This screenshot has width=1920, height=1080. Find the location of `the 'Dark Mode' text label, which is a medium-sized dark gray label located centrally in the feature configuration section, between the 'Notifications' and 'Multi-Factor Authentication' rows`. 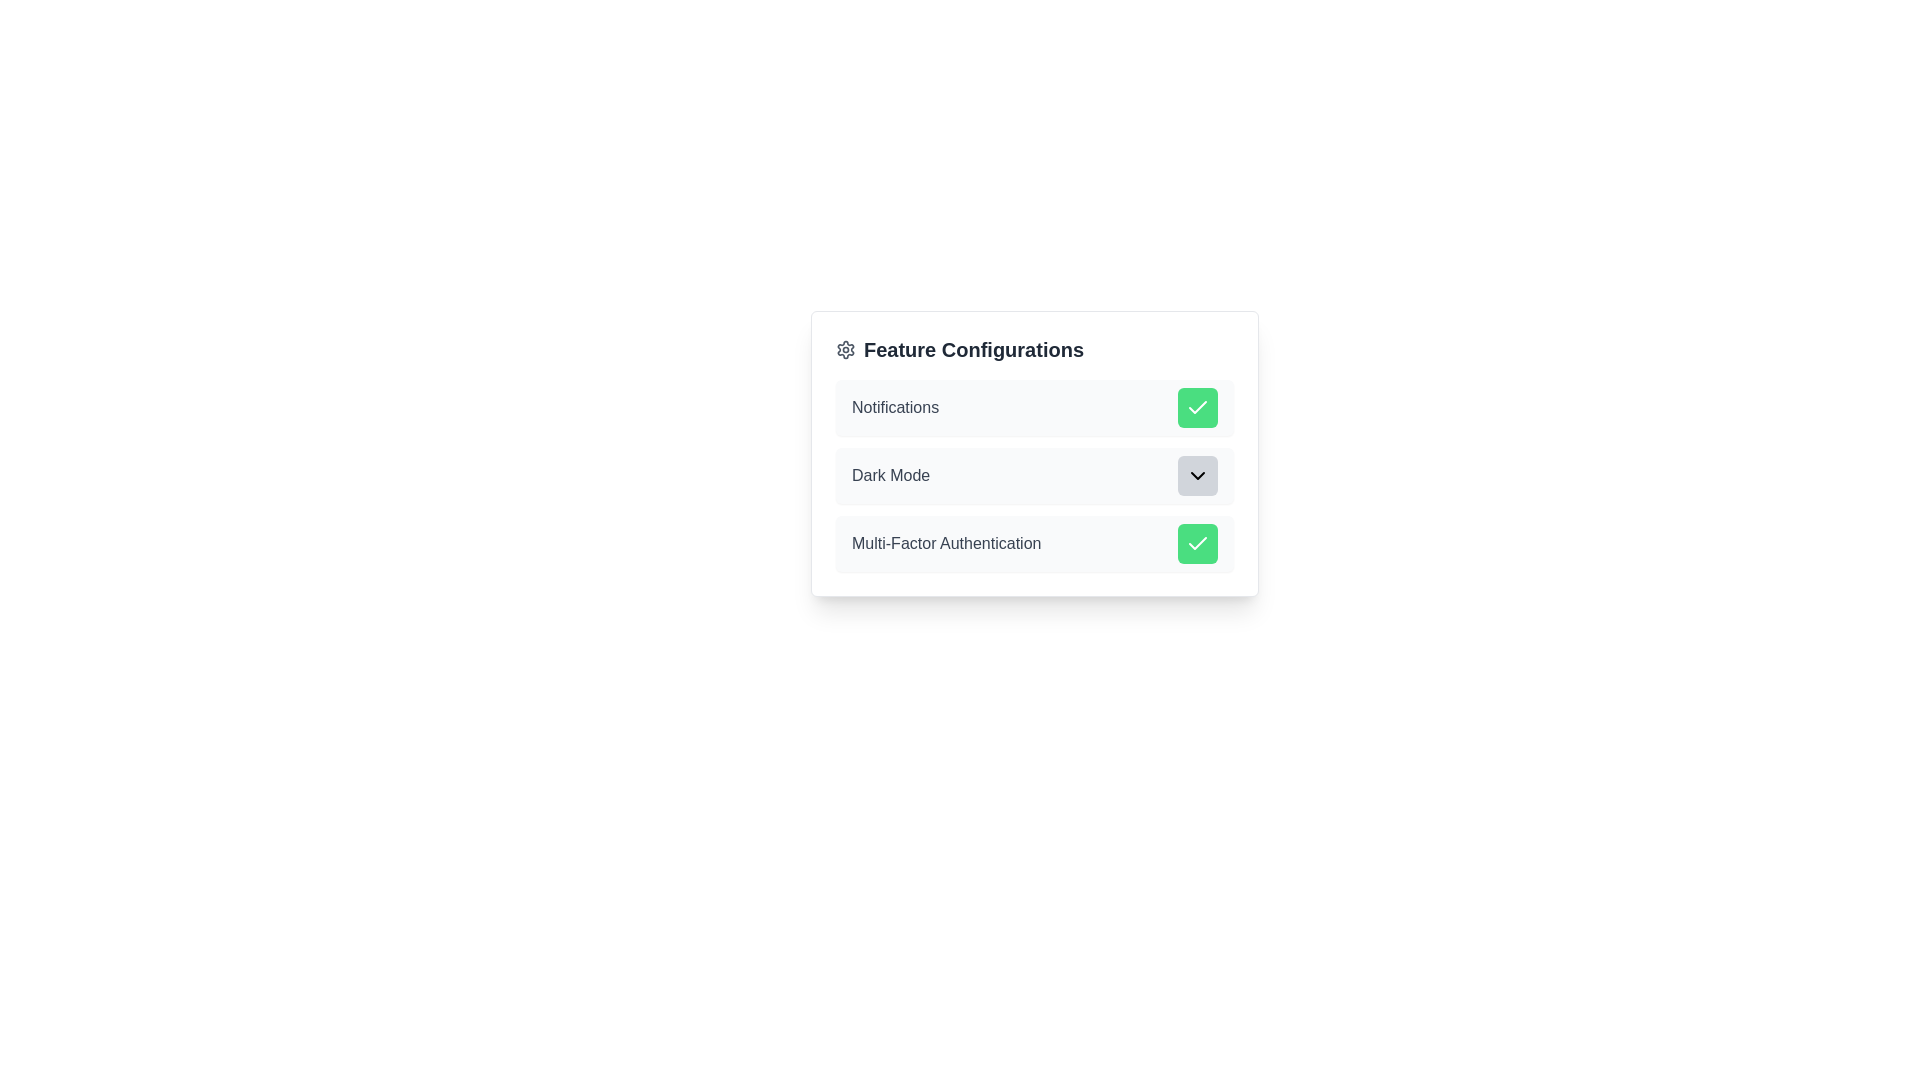

the 'Dark Mode' text label, which is a medium-sized dark gray label located centrally in the feature configuration section, between the 'Notifications' and 'Multi-Factor Authentication' rows is located at coordinates (890, 475).